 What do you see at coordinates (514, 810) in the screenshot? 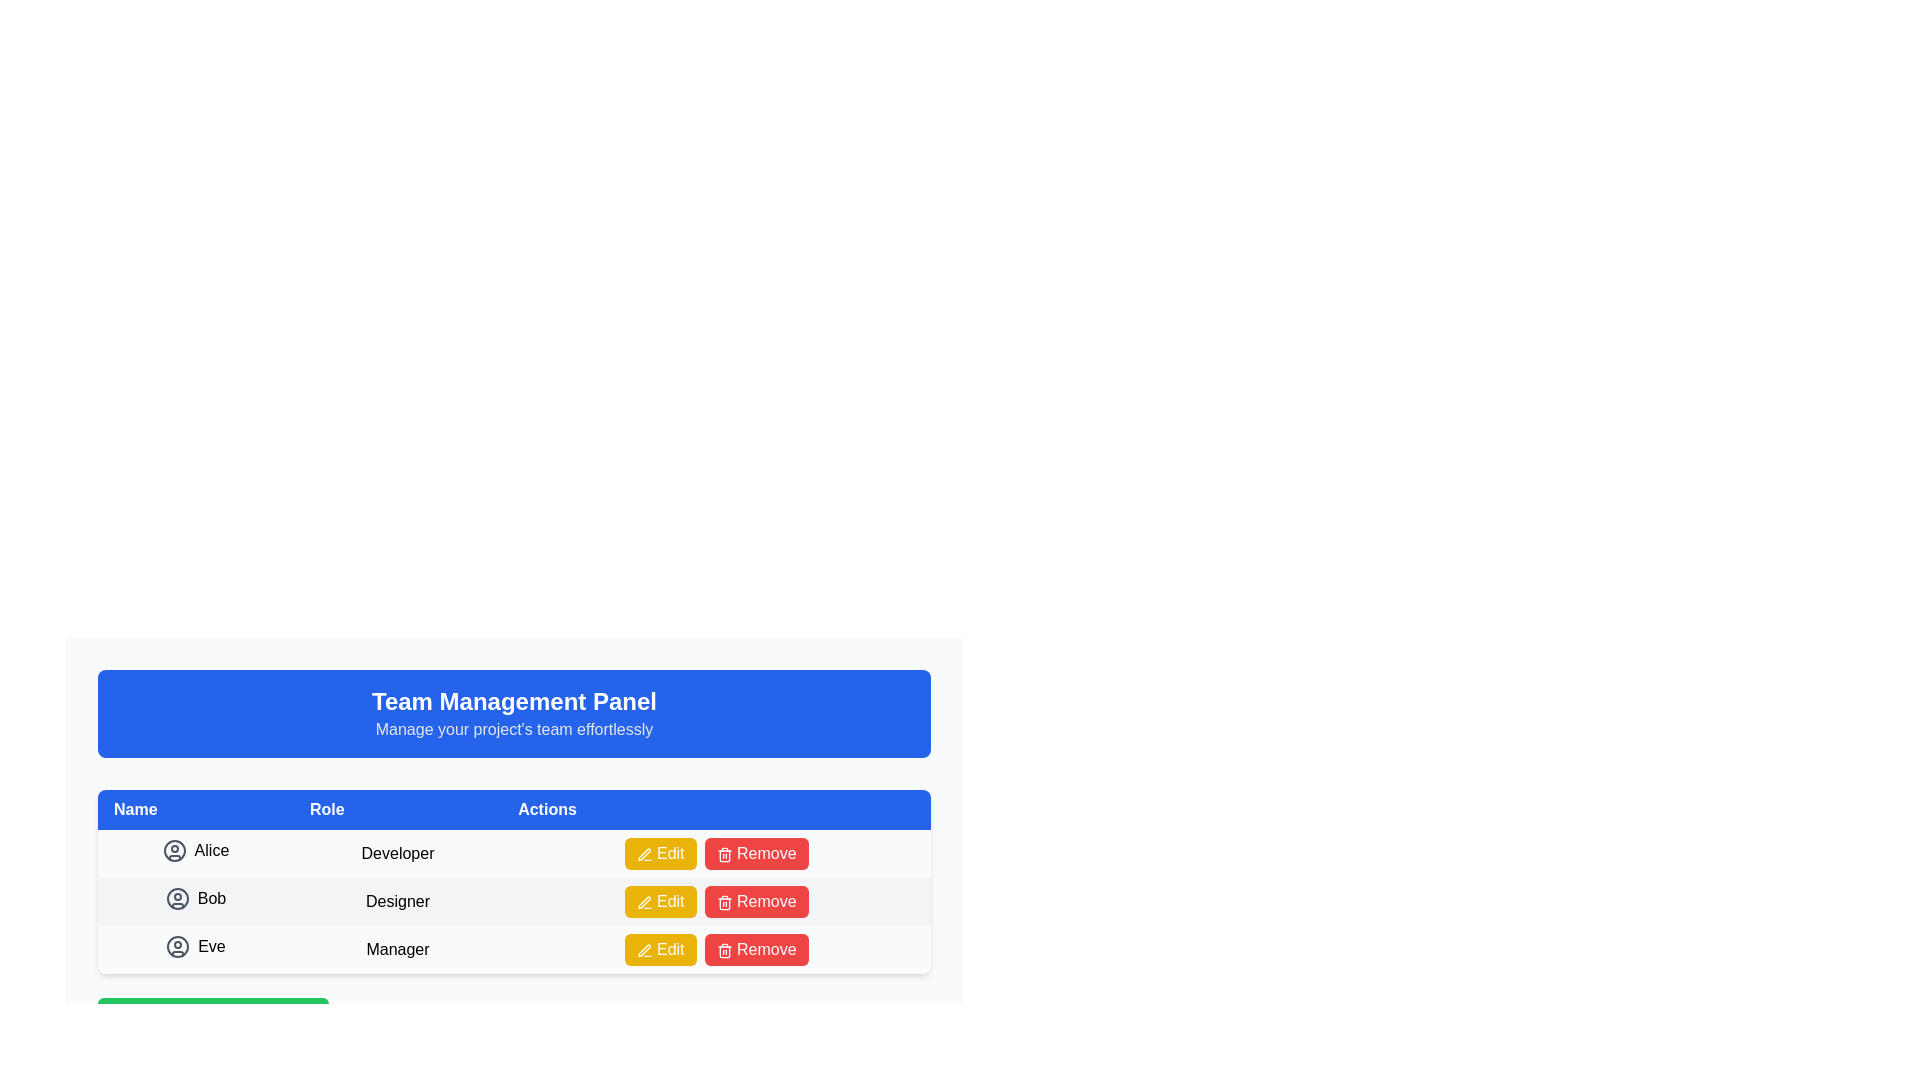
I see `column titles from the table header located beneath the 'Team Management Panel', which spans the width of the table and indicates data categories for each column: Name, Role, and Actions` at bounding box center [514, 810].